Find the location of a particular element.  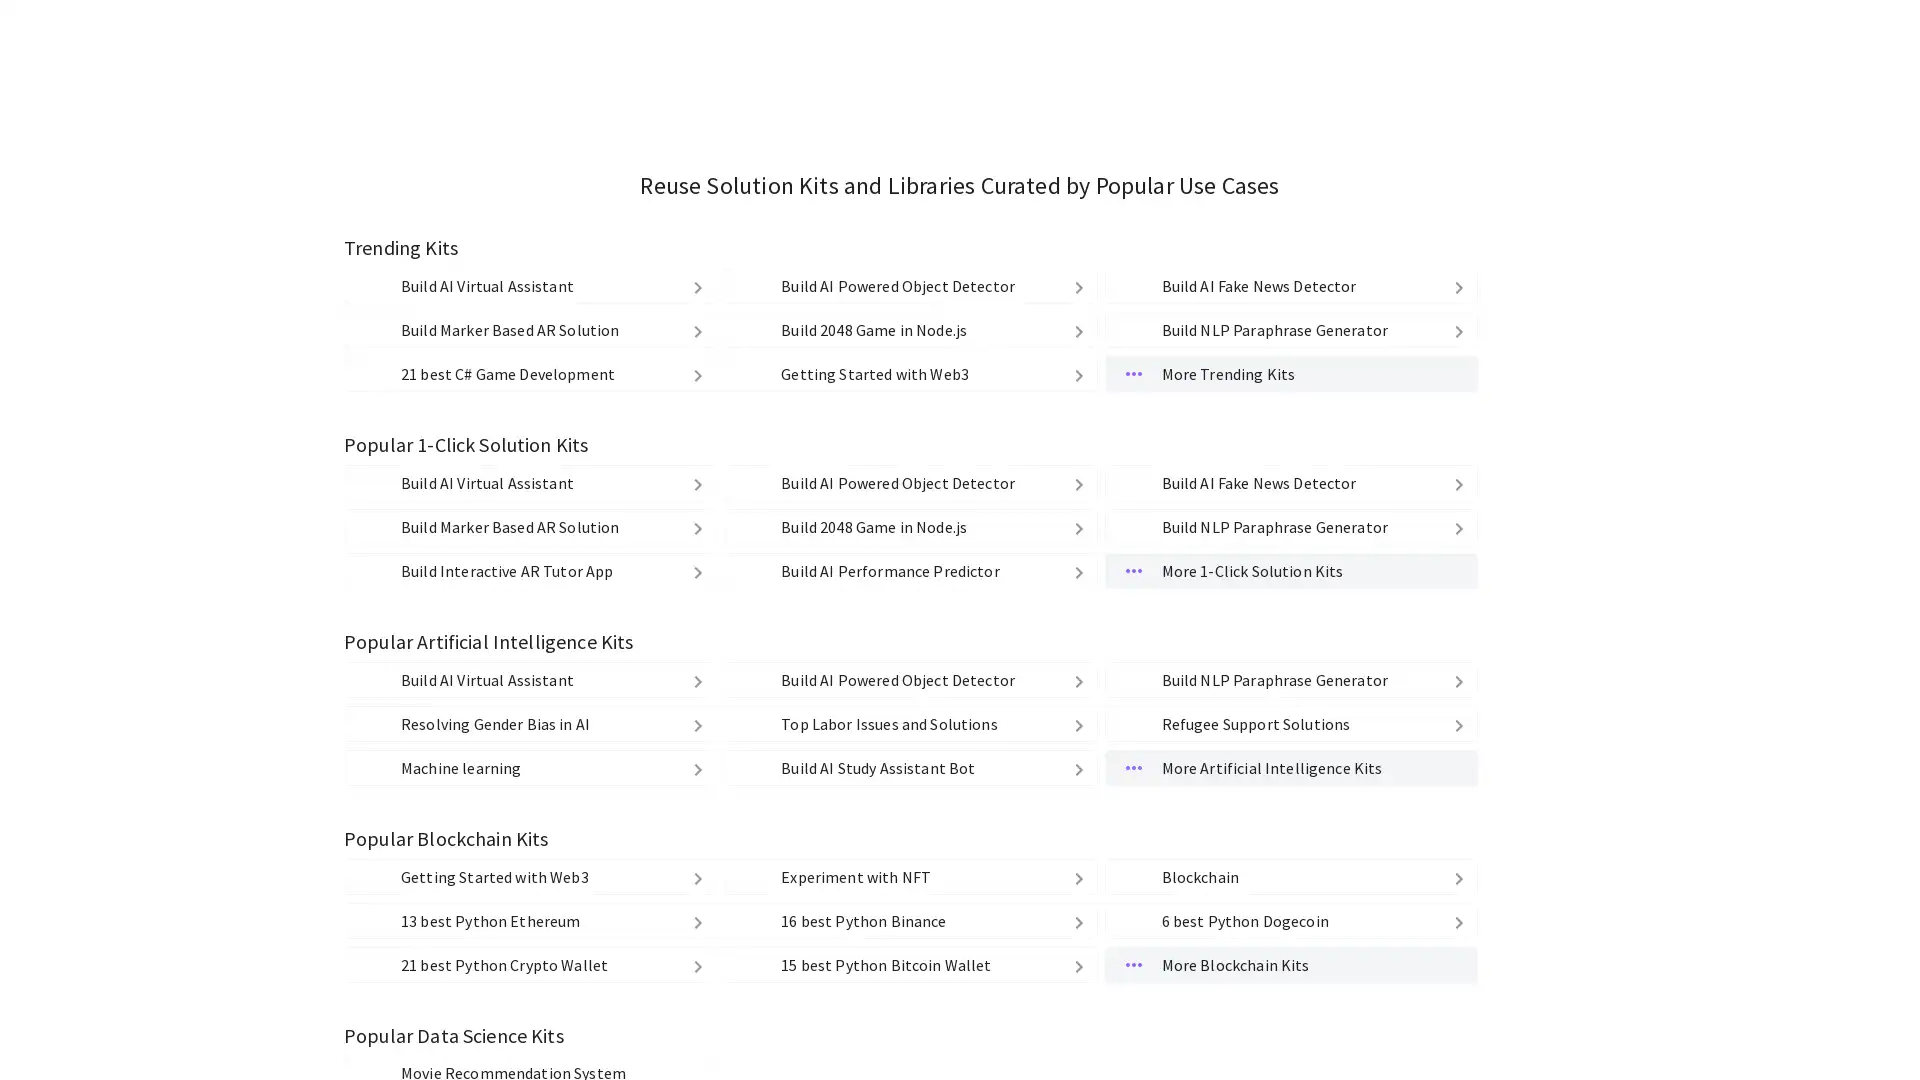

Low is located at coordinates (1117, 504).